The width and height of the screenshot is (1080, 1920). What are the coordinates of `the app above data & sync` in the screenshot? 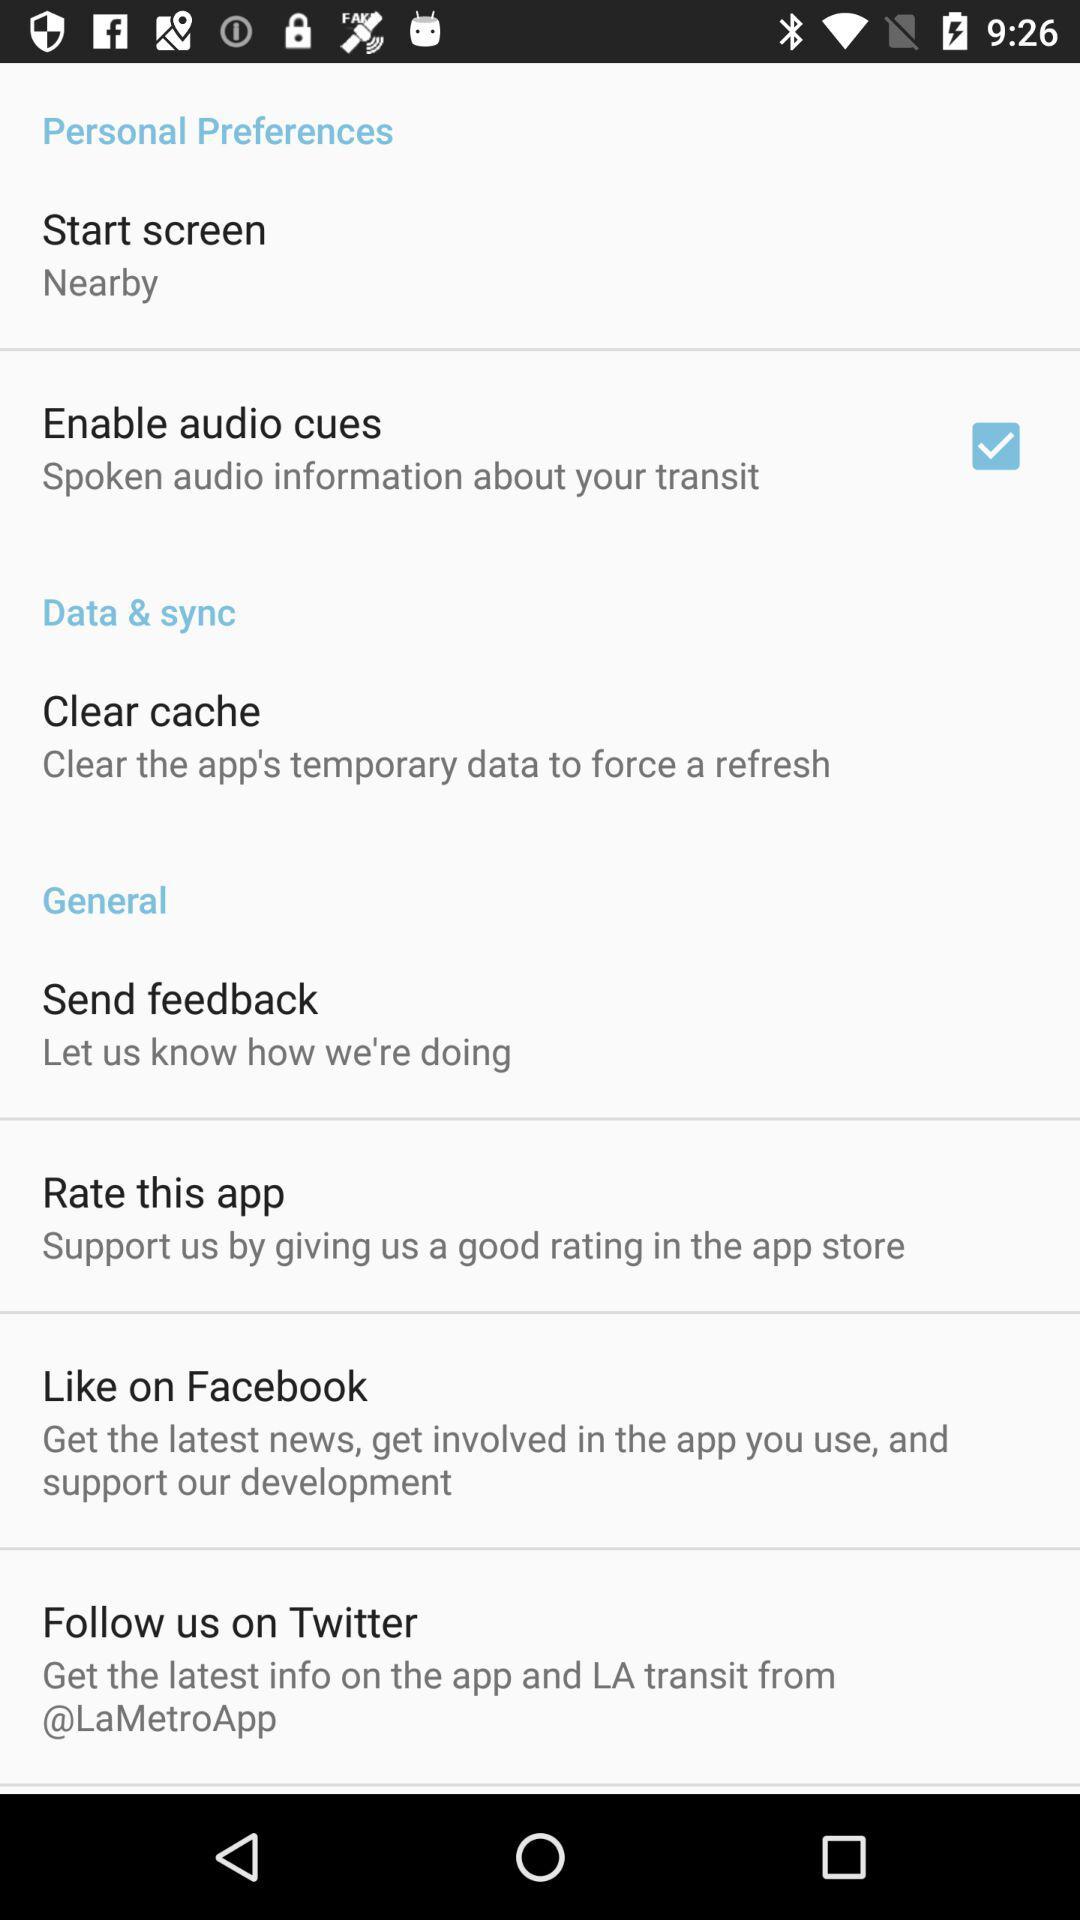 It's located at (995, 445).